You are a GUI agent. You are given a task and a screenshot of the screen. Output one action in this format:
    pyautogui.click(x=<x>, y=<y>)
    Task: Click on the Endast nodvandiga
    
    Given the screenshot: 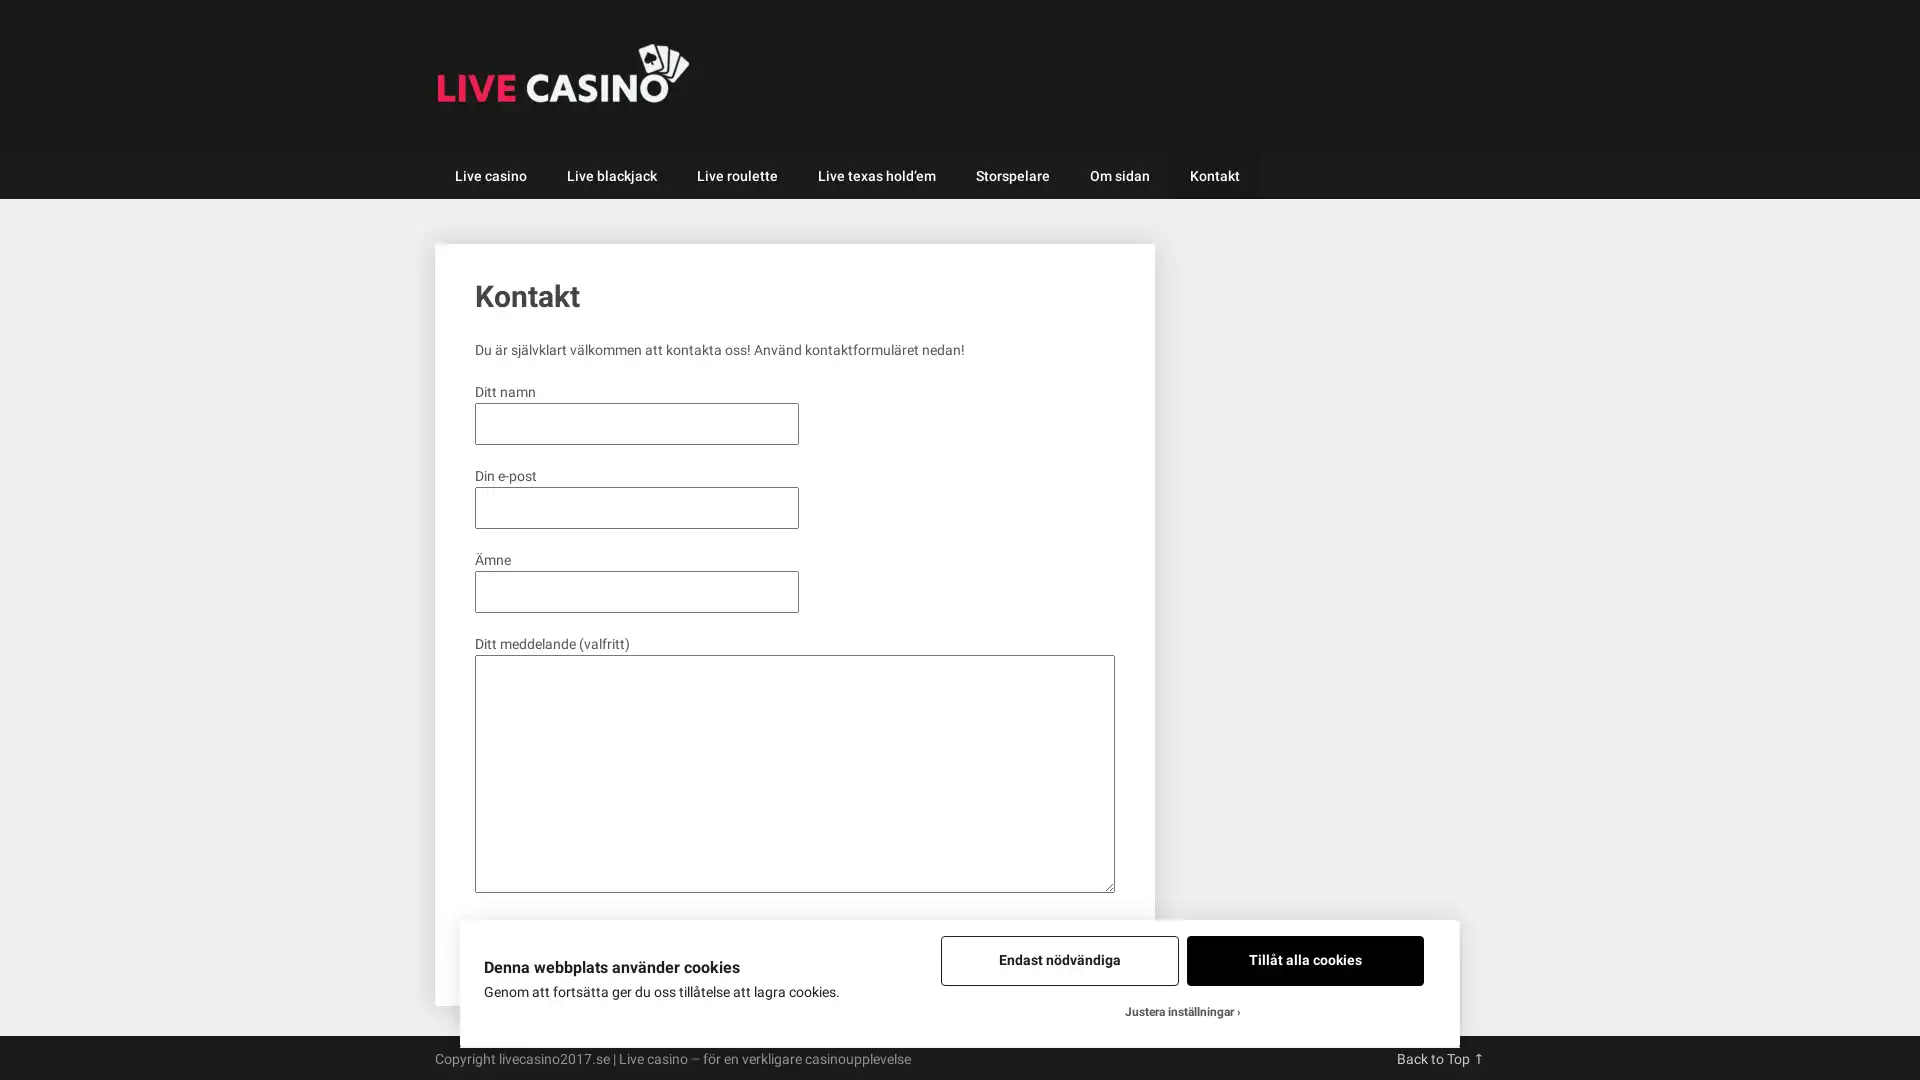 What is the action you would take?
    pyautogui.click(x=1058, y=959)
    